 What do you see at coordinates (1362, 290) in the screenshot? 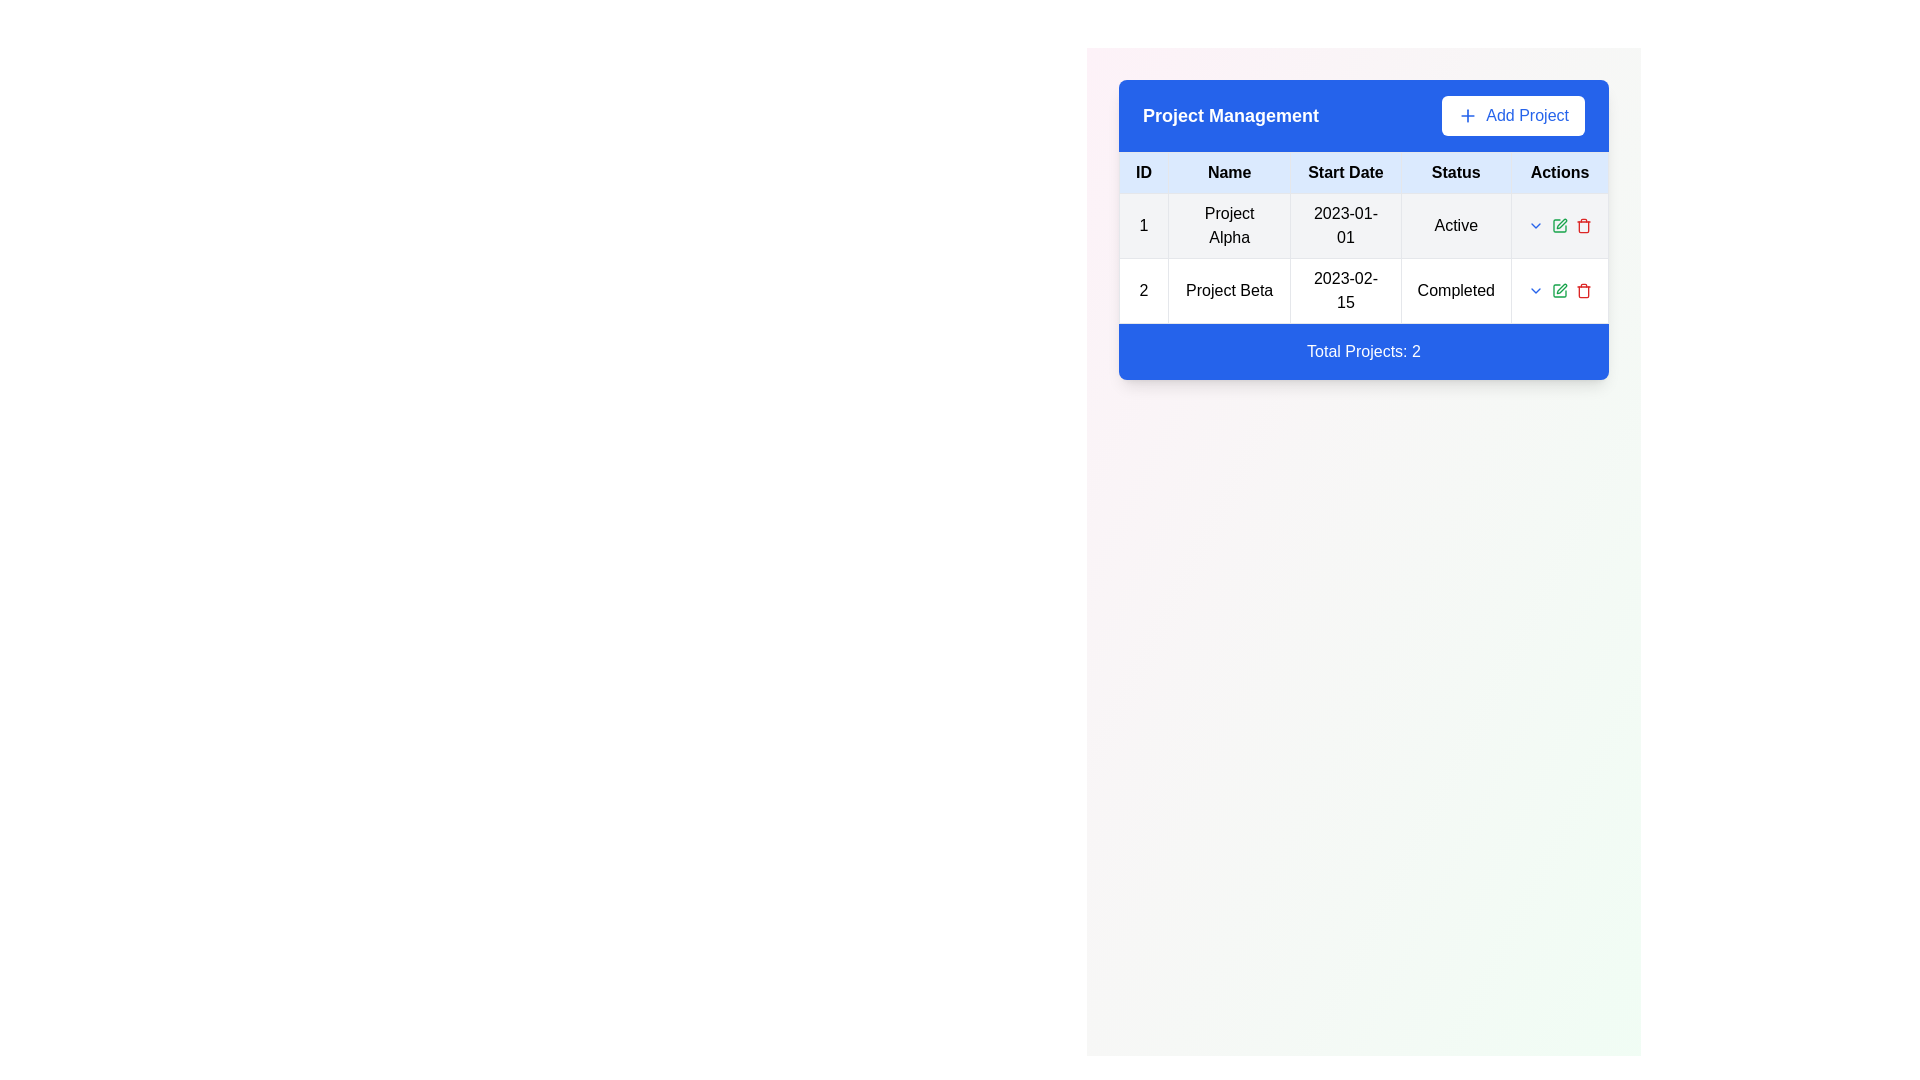
I see `the individual cells of the second row in the project management table representing 'Project Beta' for editing or viewing` at bounding box center [1362, 290].